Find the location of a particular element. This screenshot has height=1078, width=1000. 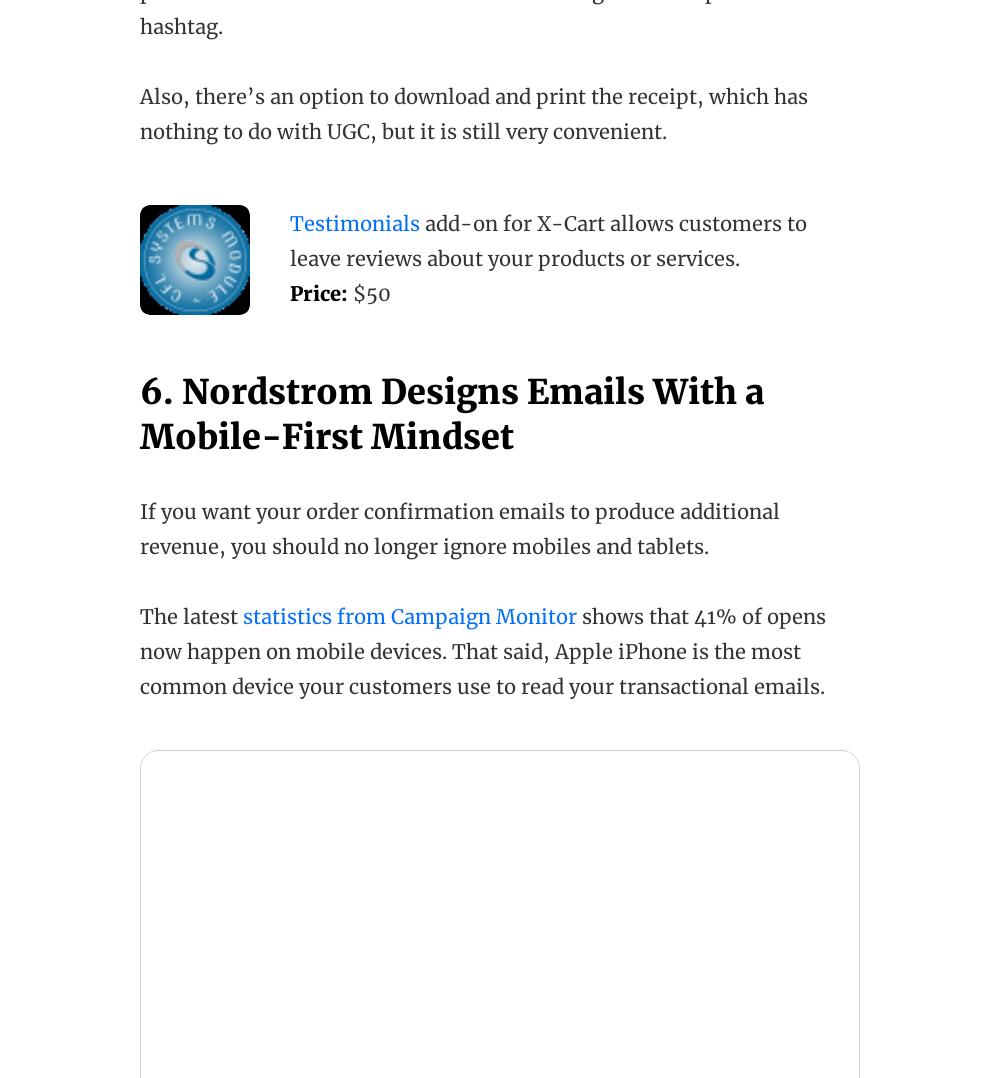

'6. Nordstrom Designs Emails With a Mobile-First Mindset' is located at coordinates (451, 412).